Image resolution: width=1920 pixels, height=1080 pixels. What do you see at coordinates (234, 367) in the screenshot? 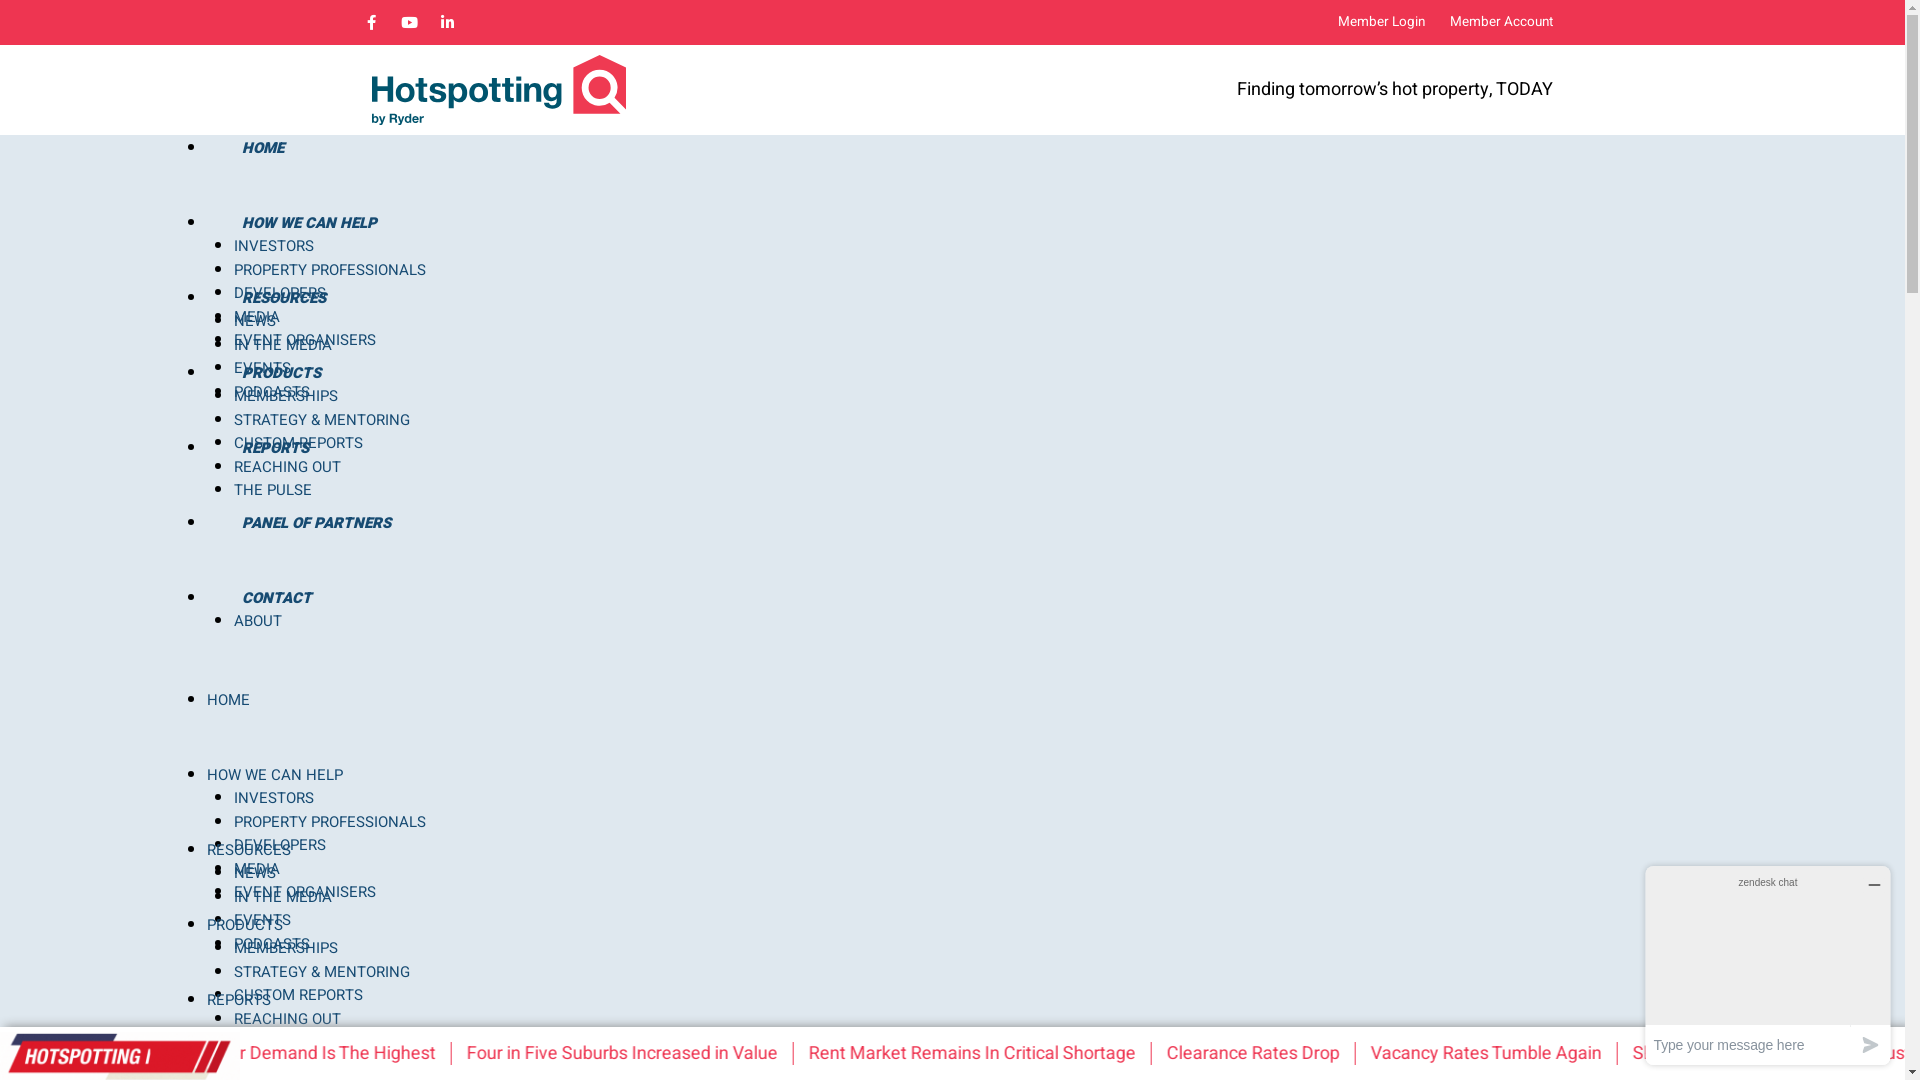
I see `'EVENTS'` at bounding box center [234, 367].